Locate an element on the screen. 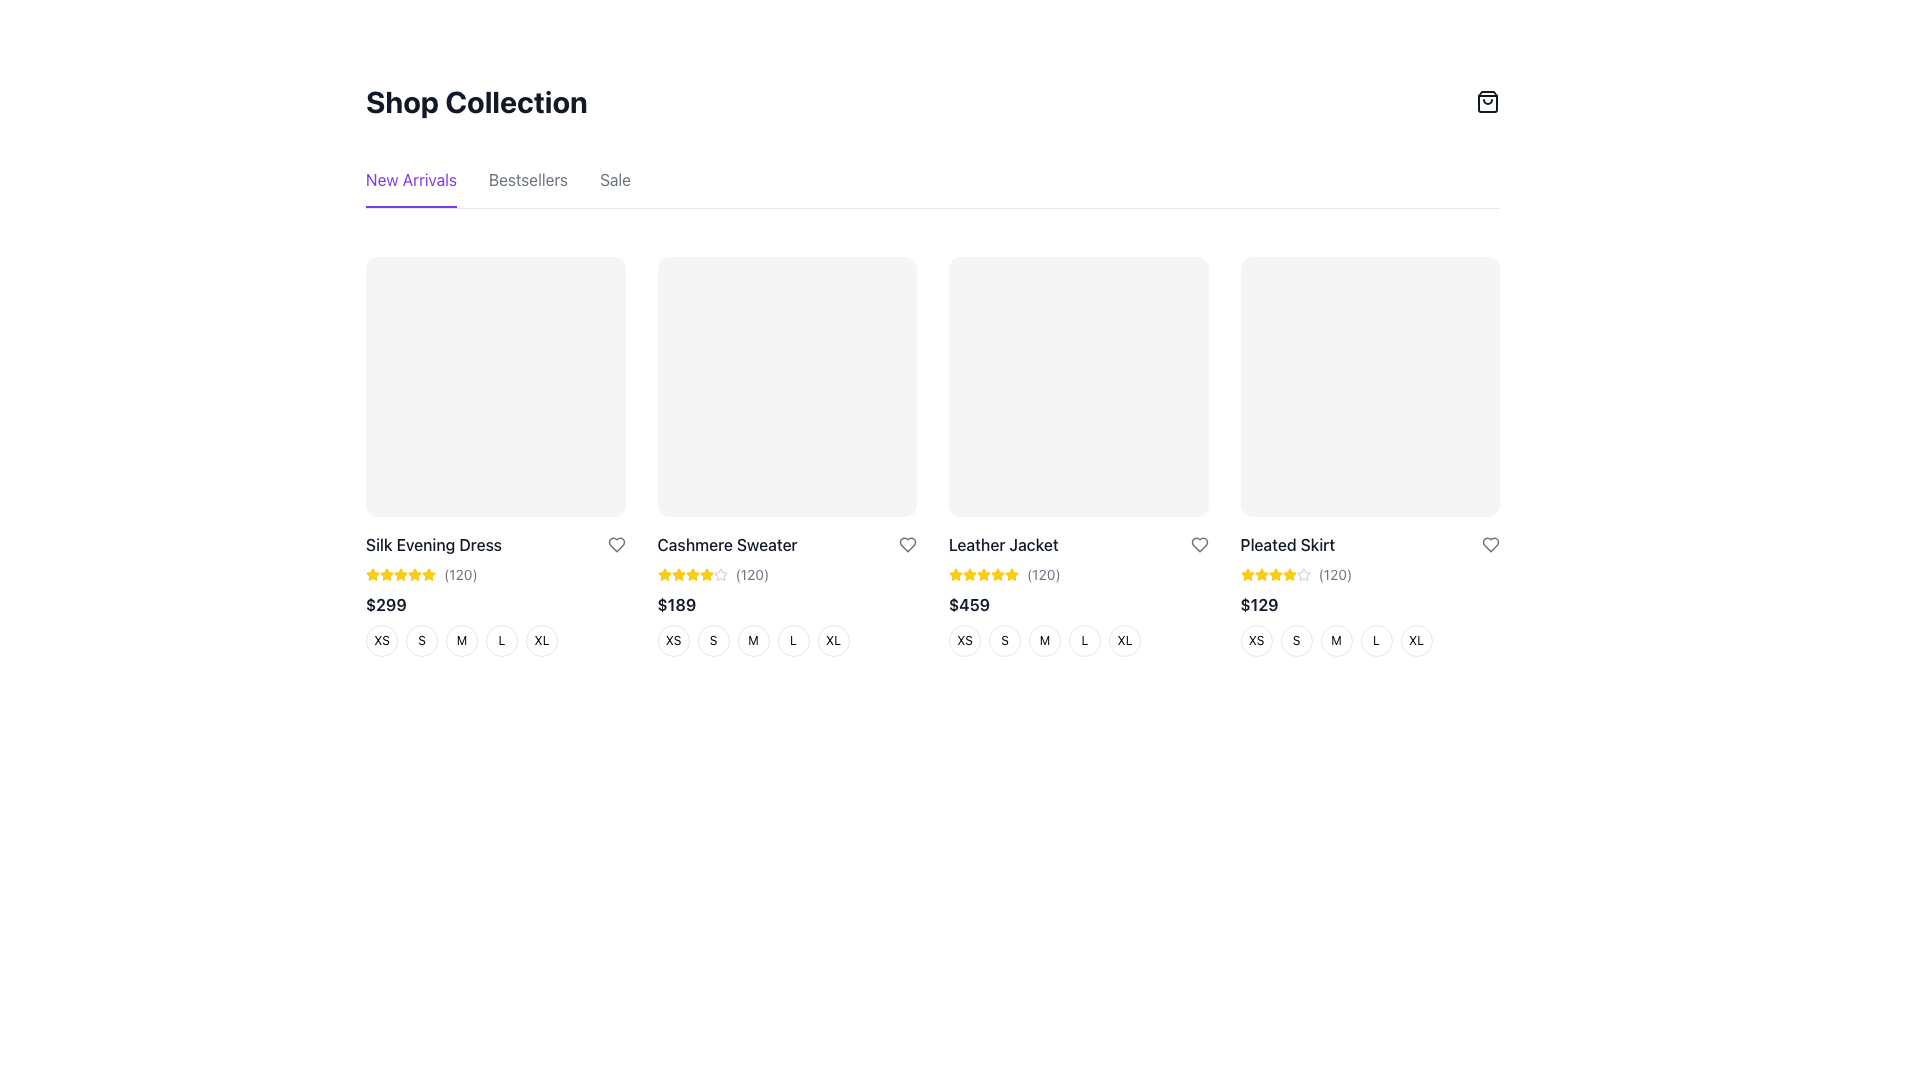 This screenshot has height=1080, width=1920. the circular button labeled 'XL' with a white background and gray border is located at coordinates (542, 640).